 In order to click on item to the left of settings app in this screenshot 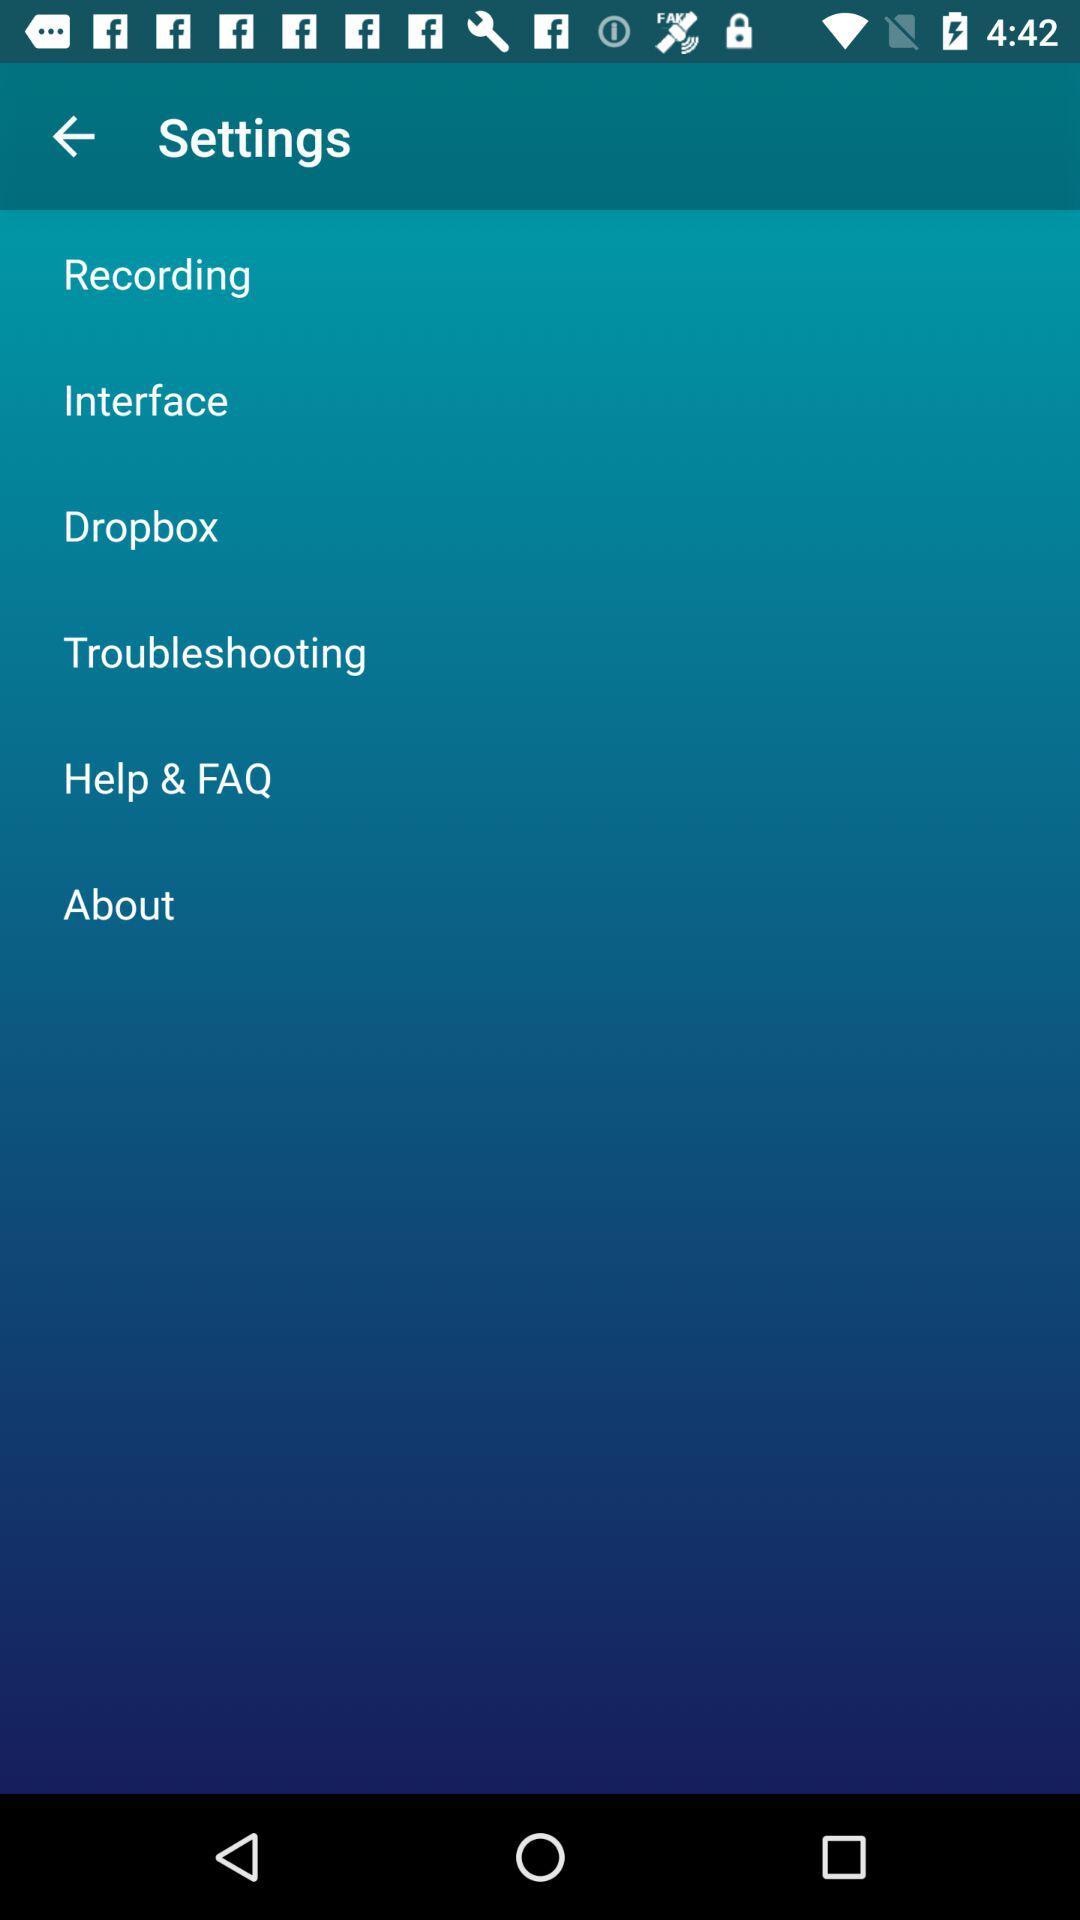, I will do `click(72, 135)`.